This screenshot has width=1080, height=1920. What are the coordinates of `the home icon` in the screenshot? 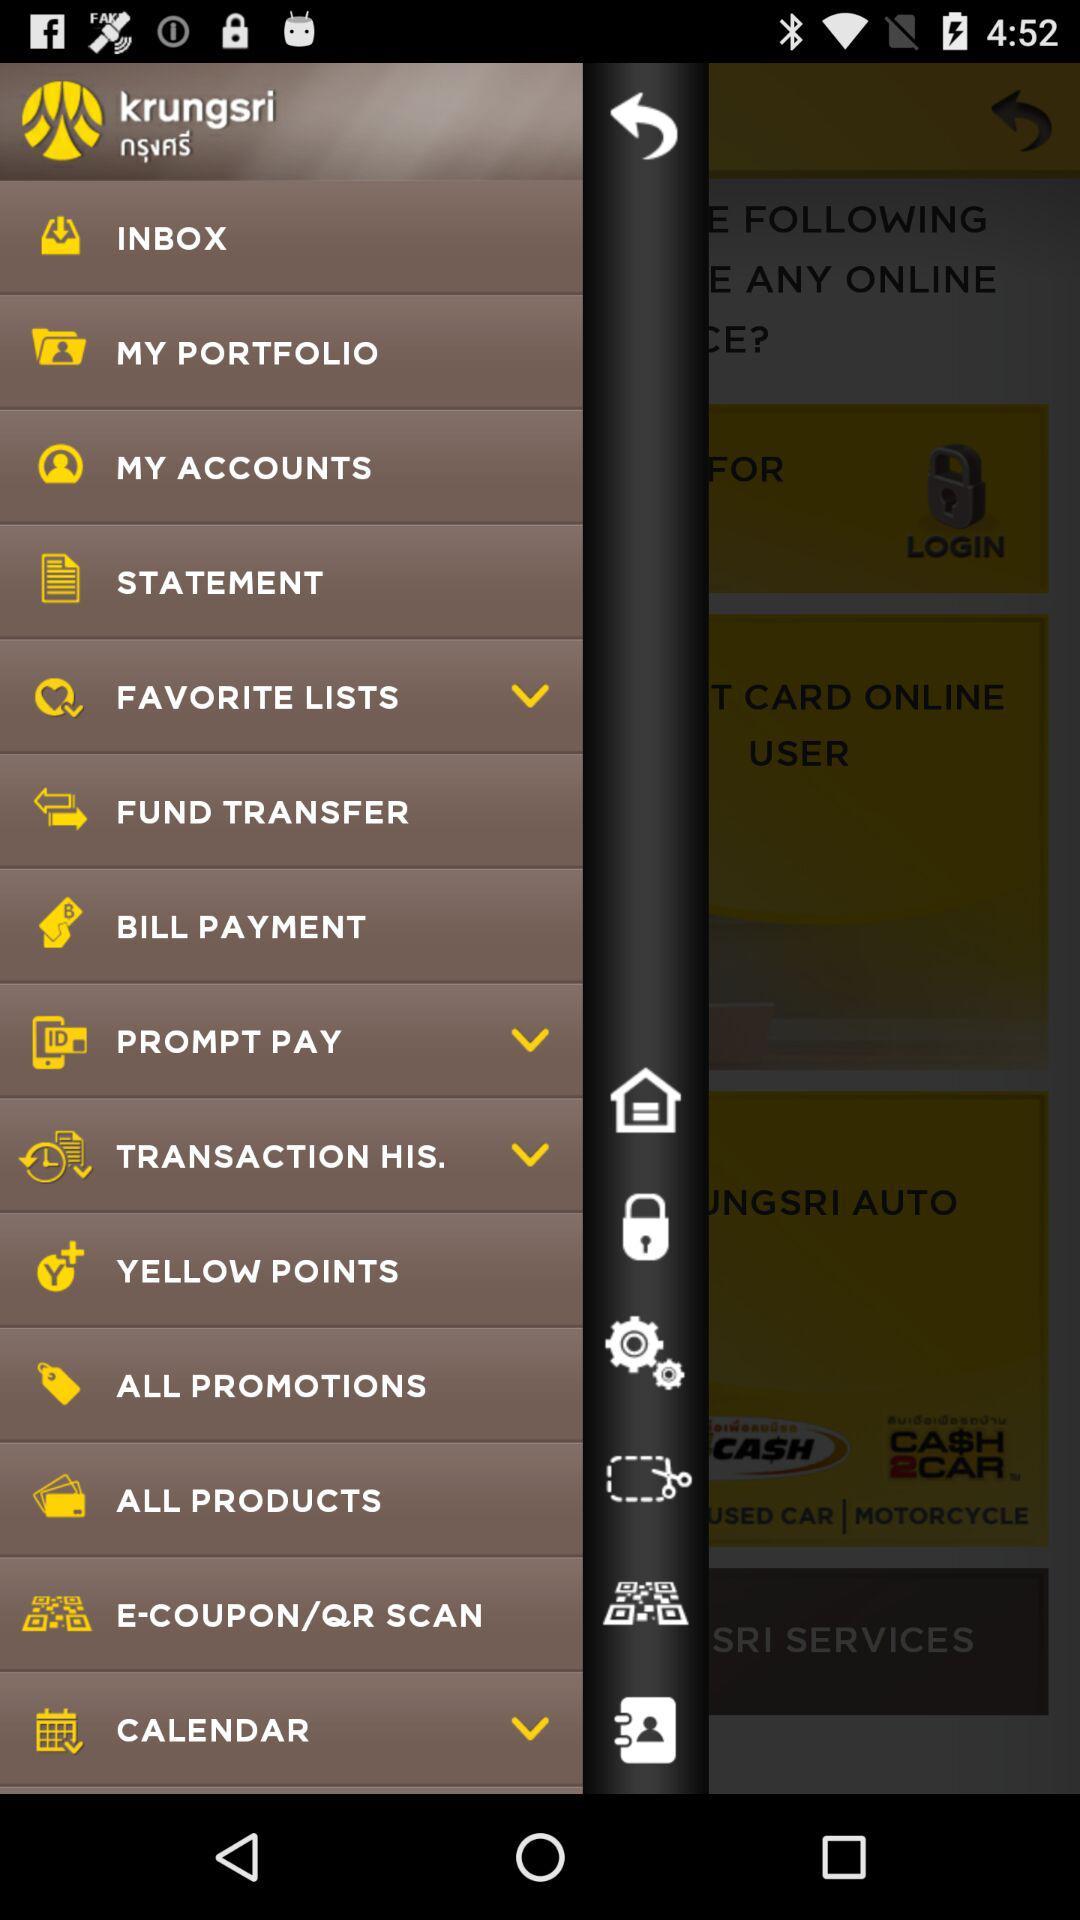 It's located at (645, 1178).